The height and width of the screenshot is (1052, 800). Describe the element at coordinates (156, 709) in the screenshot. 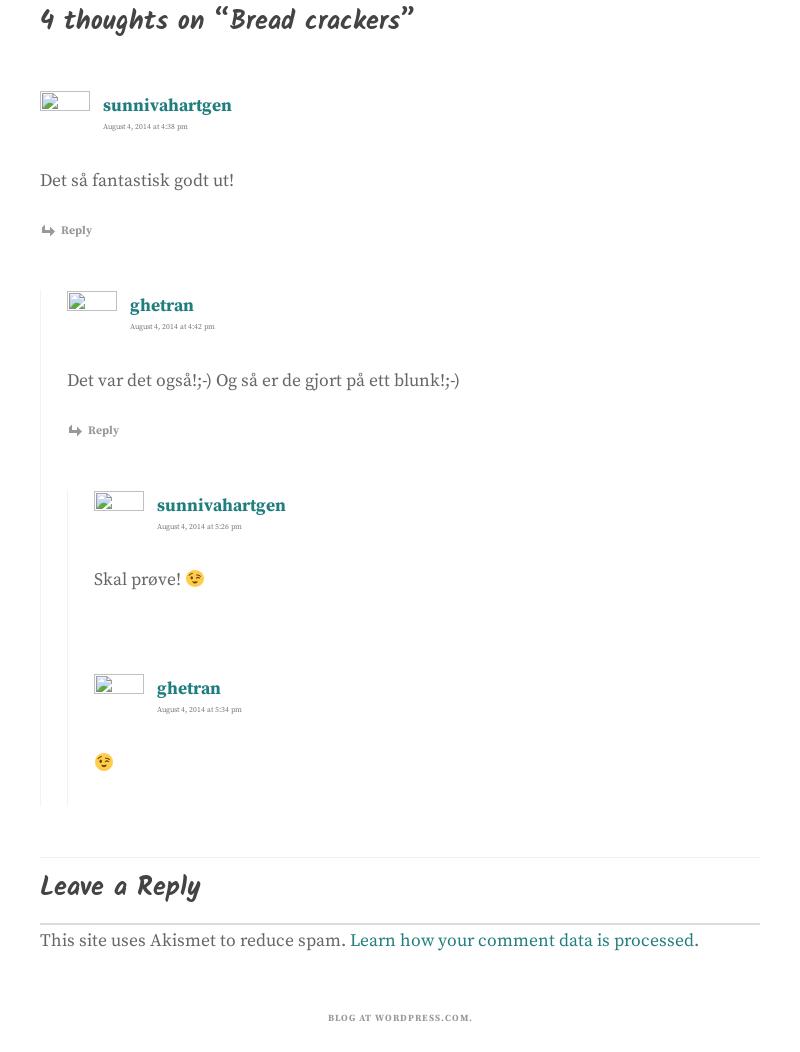

I see `'August 4, 2014 at 5:34 pm'` at that location.